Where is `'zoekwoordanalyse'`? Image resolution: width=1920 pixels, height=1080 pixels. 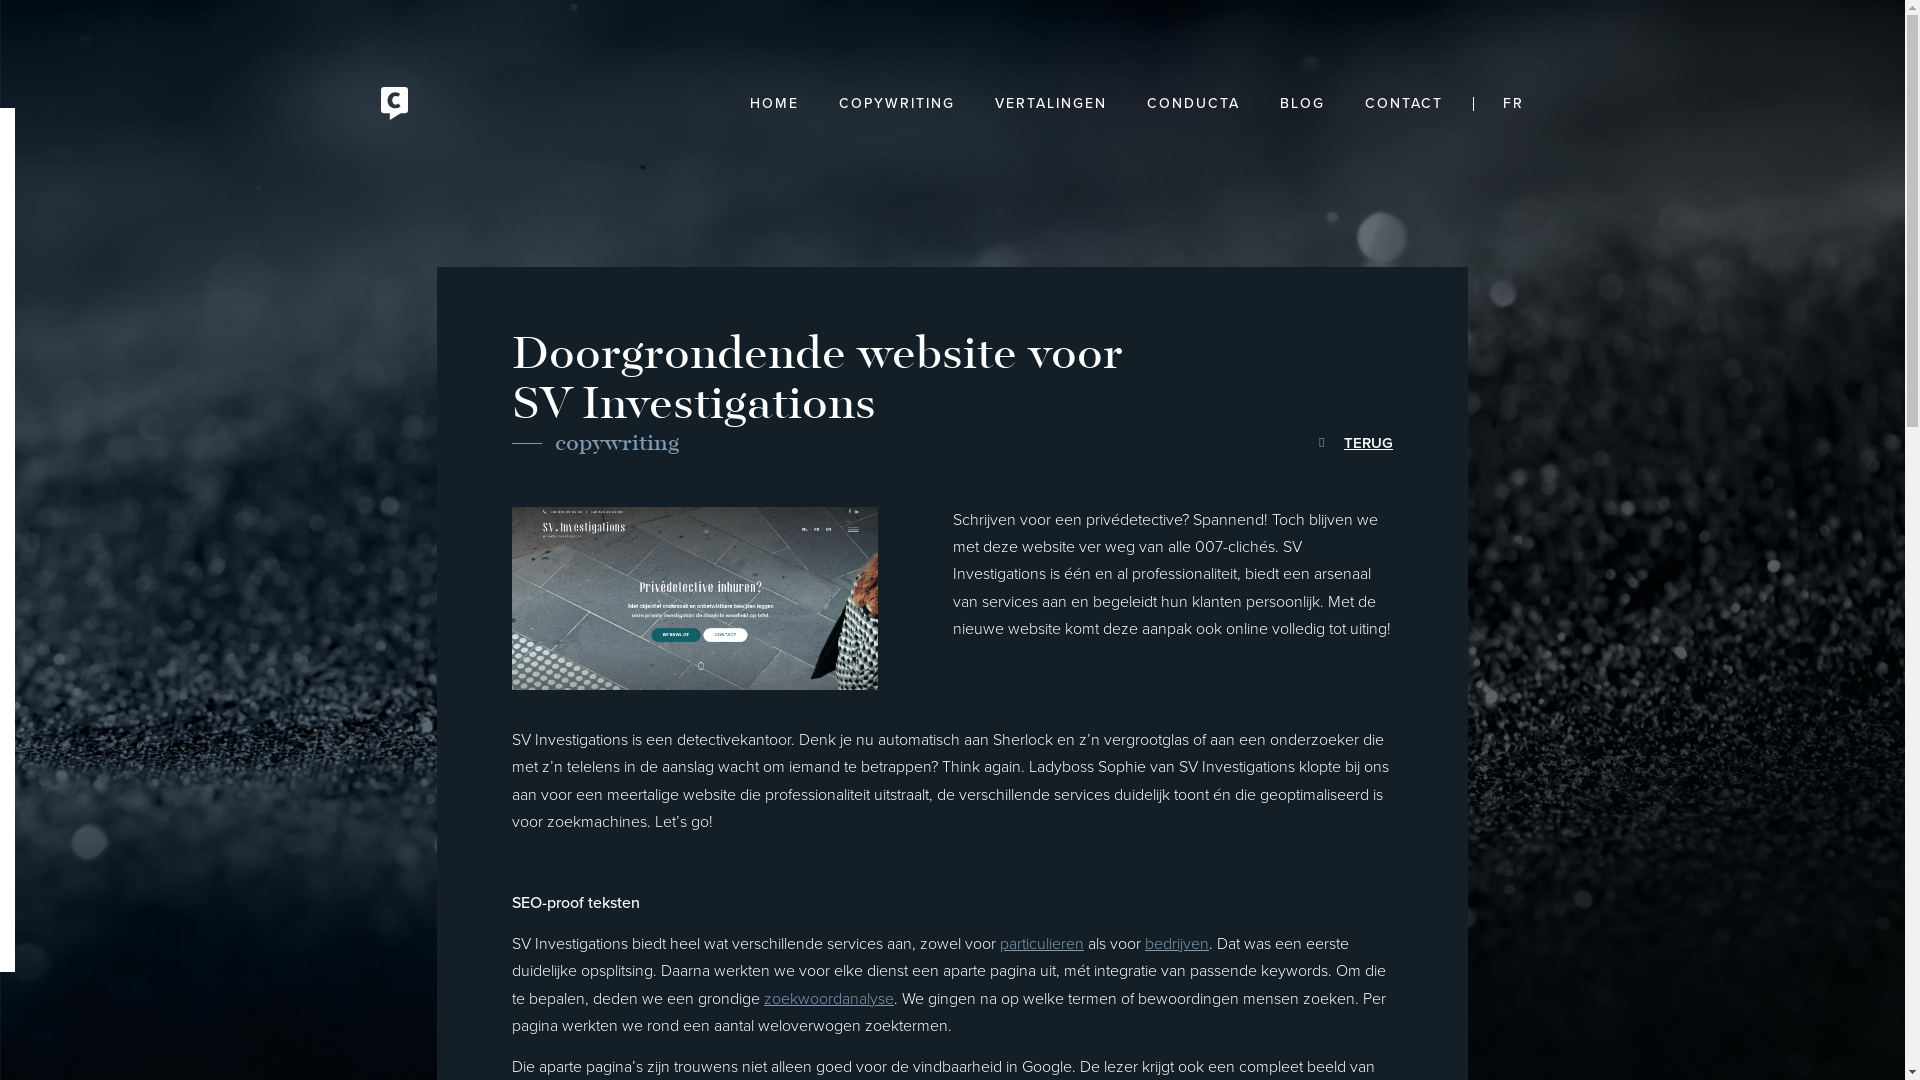 'zoekwoordanalyse' is located at coordinates (829, 999).